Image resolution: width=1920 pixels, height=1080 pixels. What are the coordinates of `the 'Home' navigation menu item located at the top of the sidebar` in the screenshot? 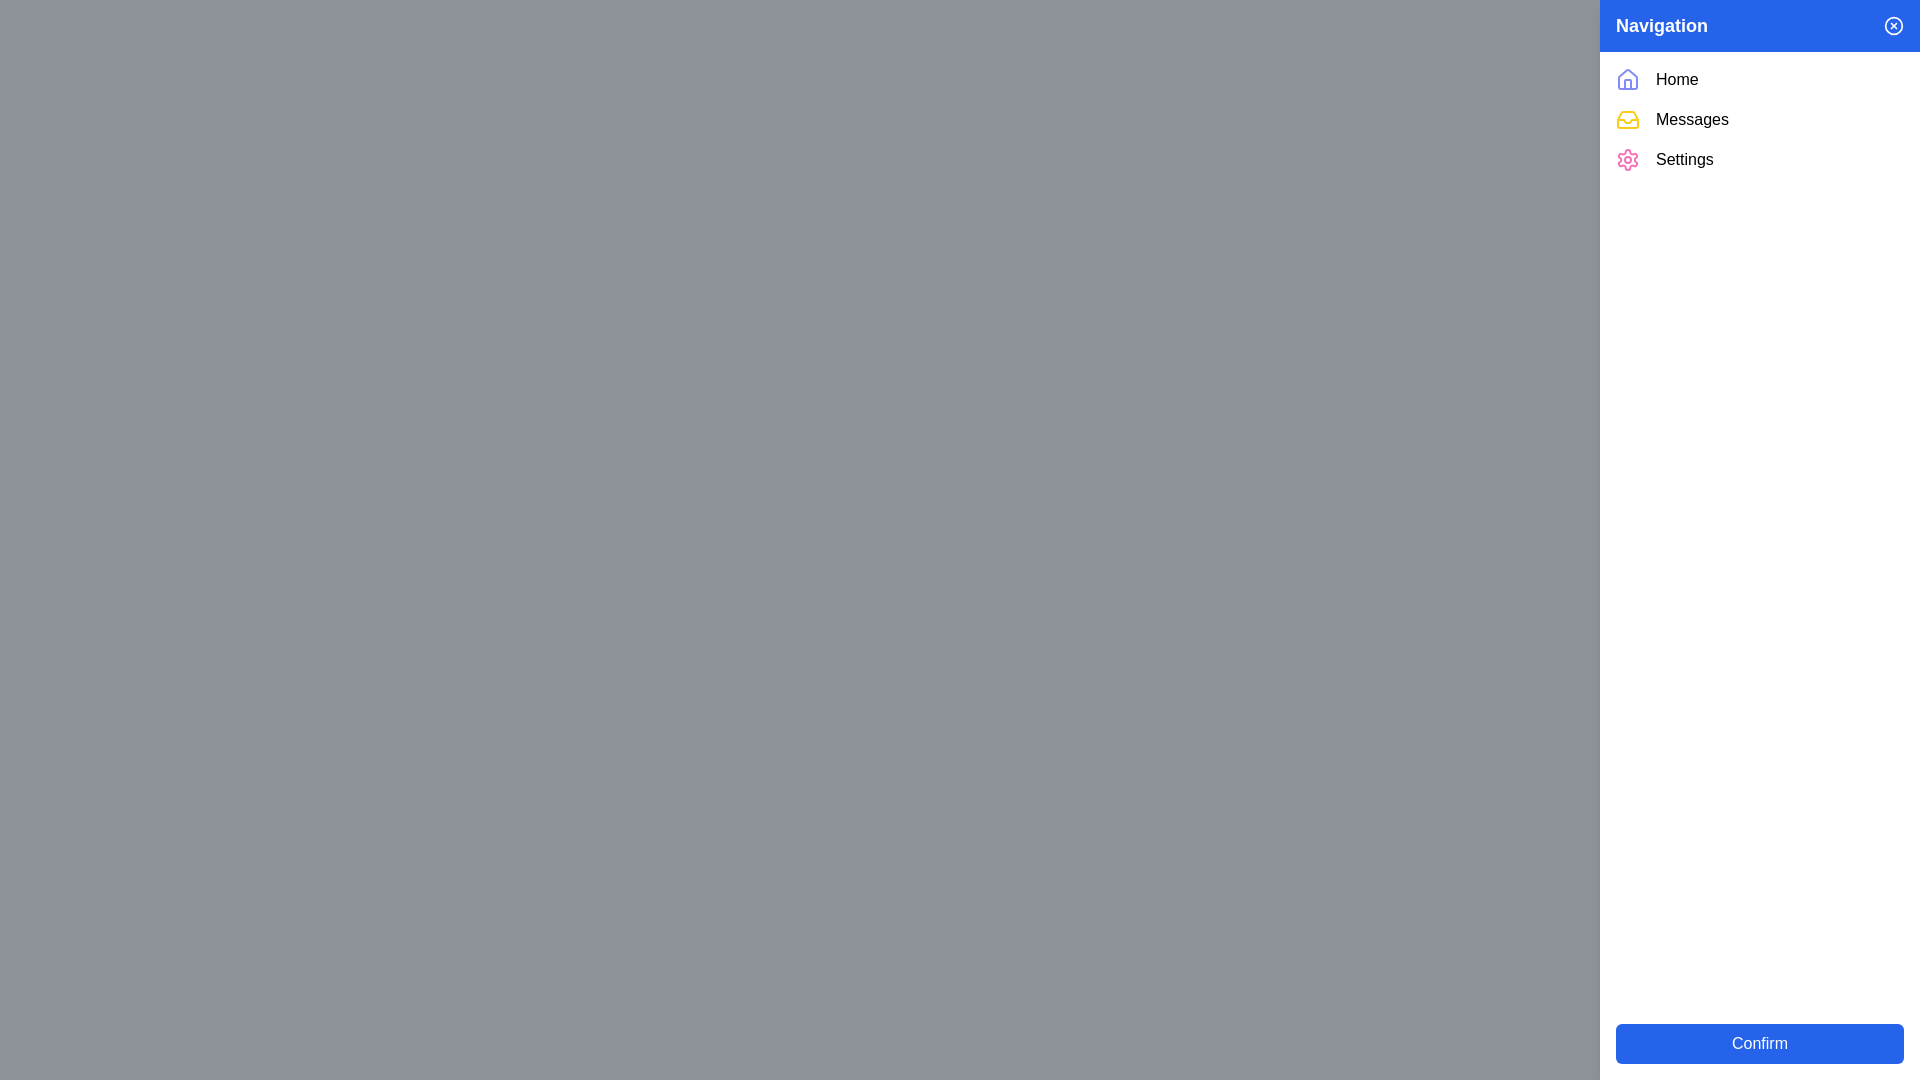 It's located at (1760, 79).